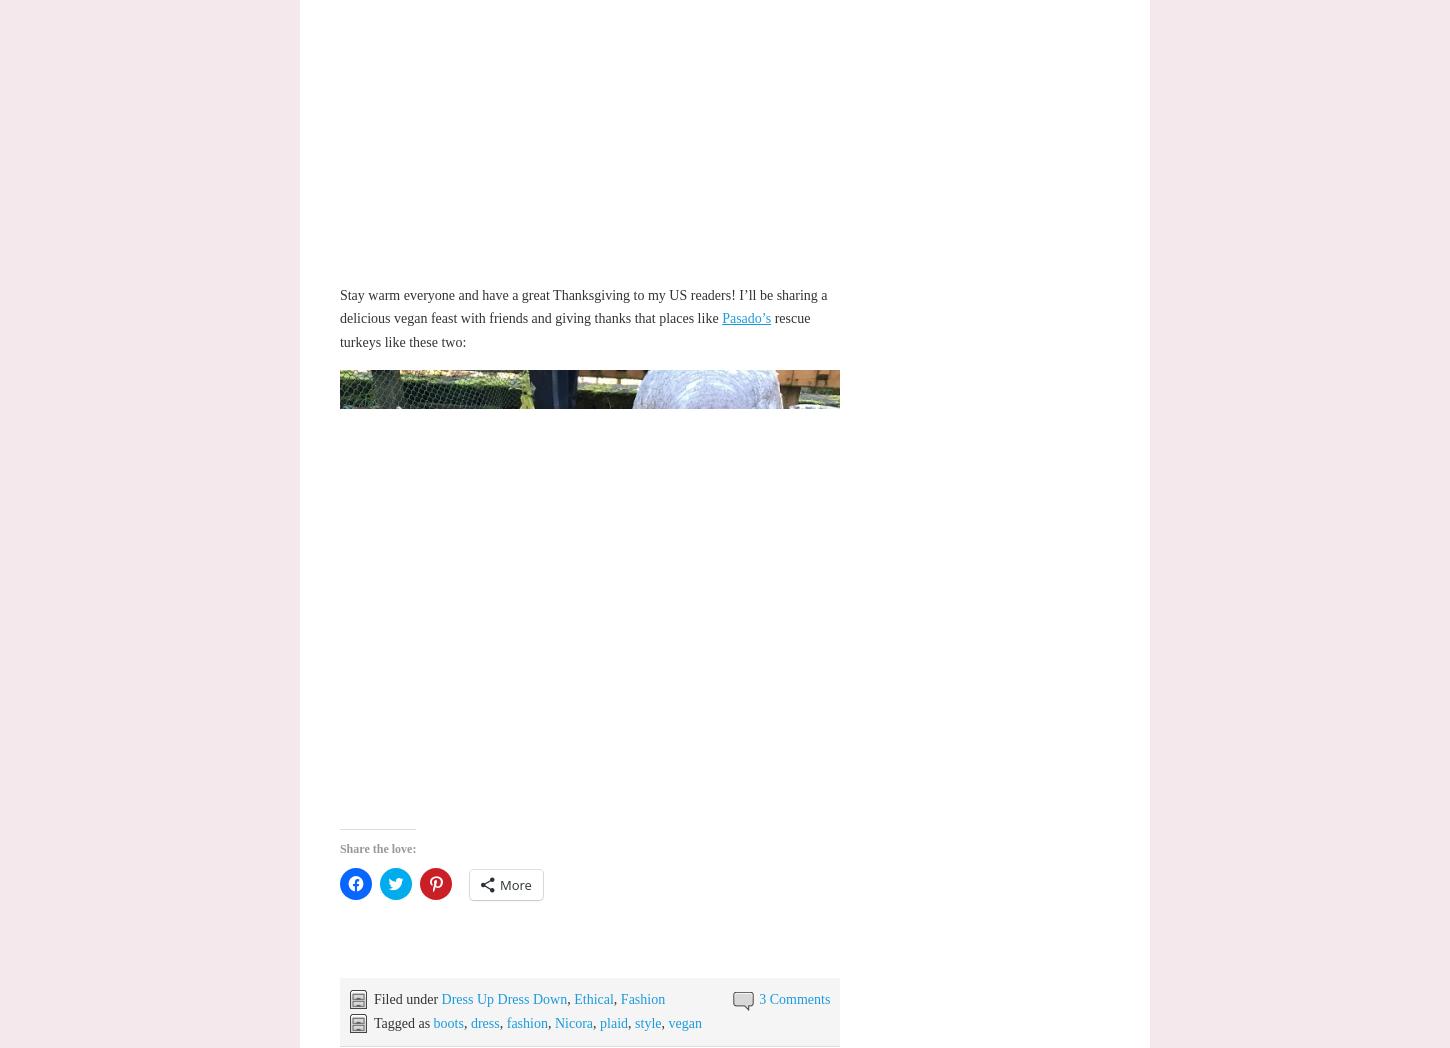 This screenshot has height=1048, width=1450. What do you see at coordinates (683, 1023) in the screenshot?
I see `'vegan'` at bounding box center [683, 1023].